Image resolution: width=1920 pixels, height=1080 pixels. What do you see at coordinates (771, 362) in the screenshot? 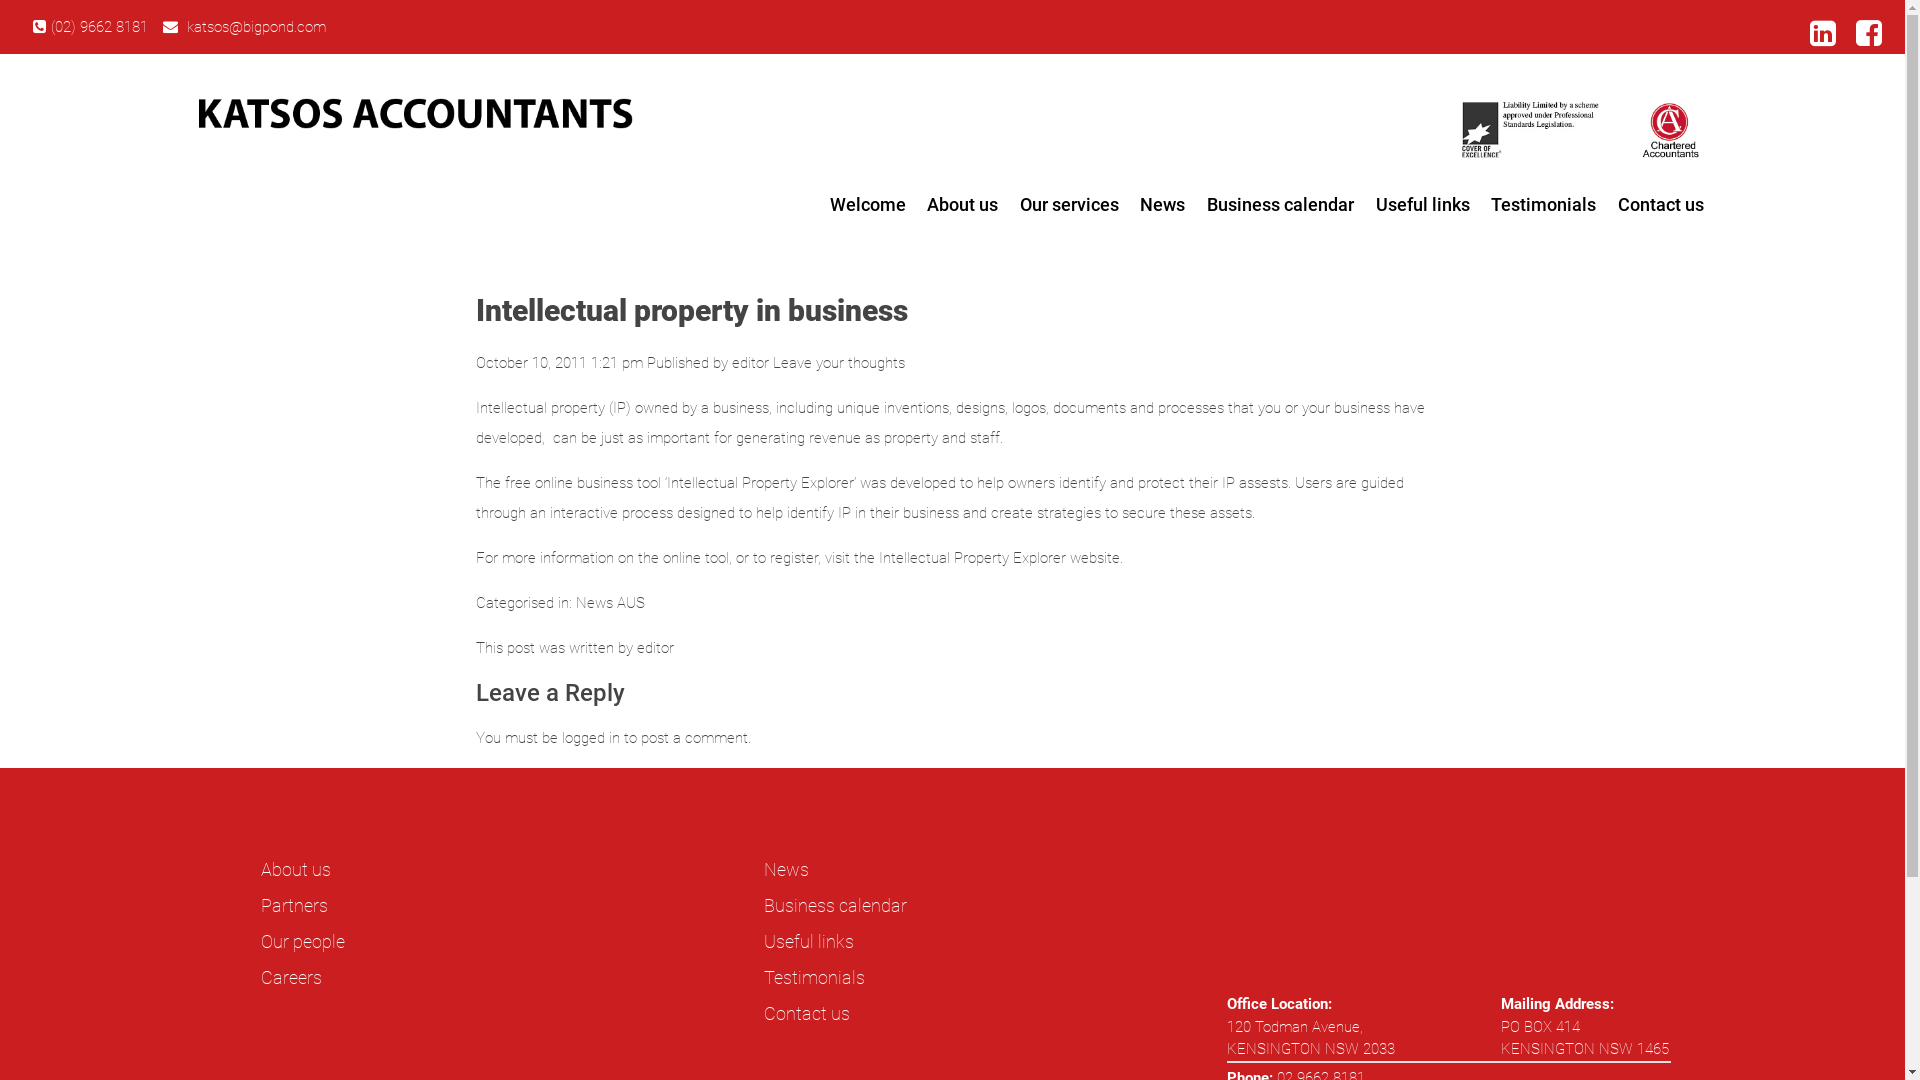
I see `'Leave your thoughts'` at bounding box center [771, 362].